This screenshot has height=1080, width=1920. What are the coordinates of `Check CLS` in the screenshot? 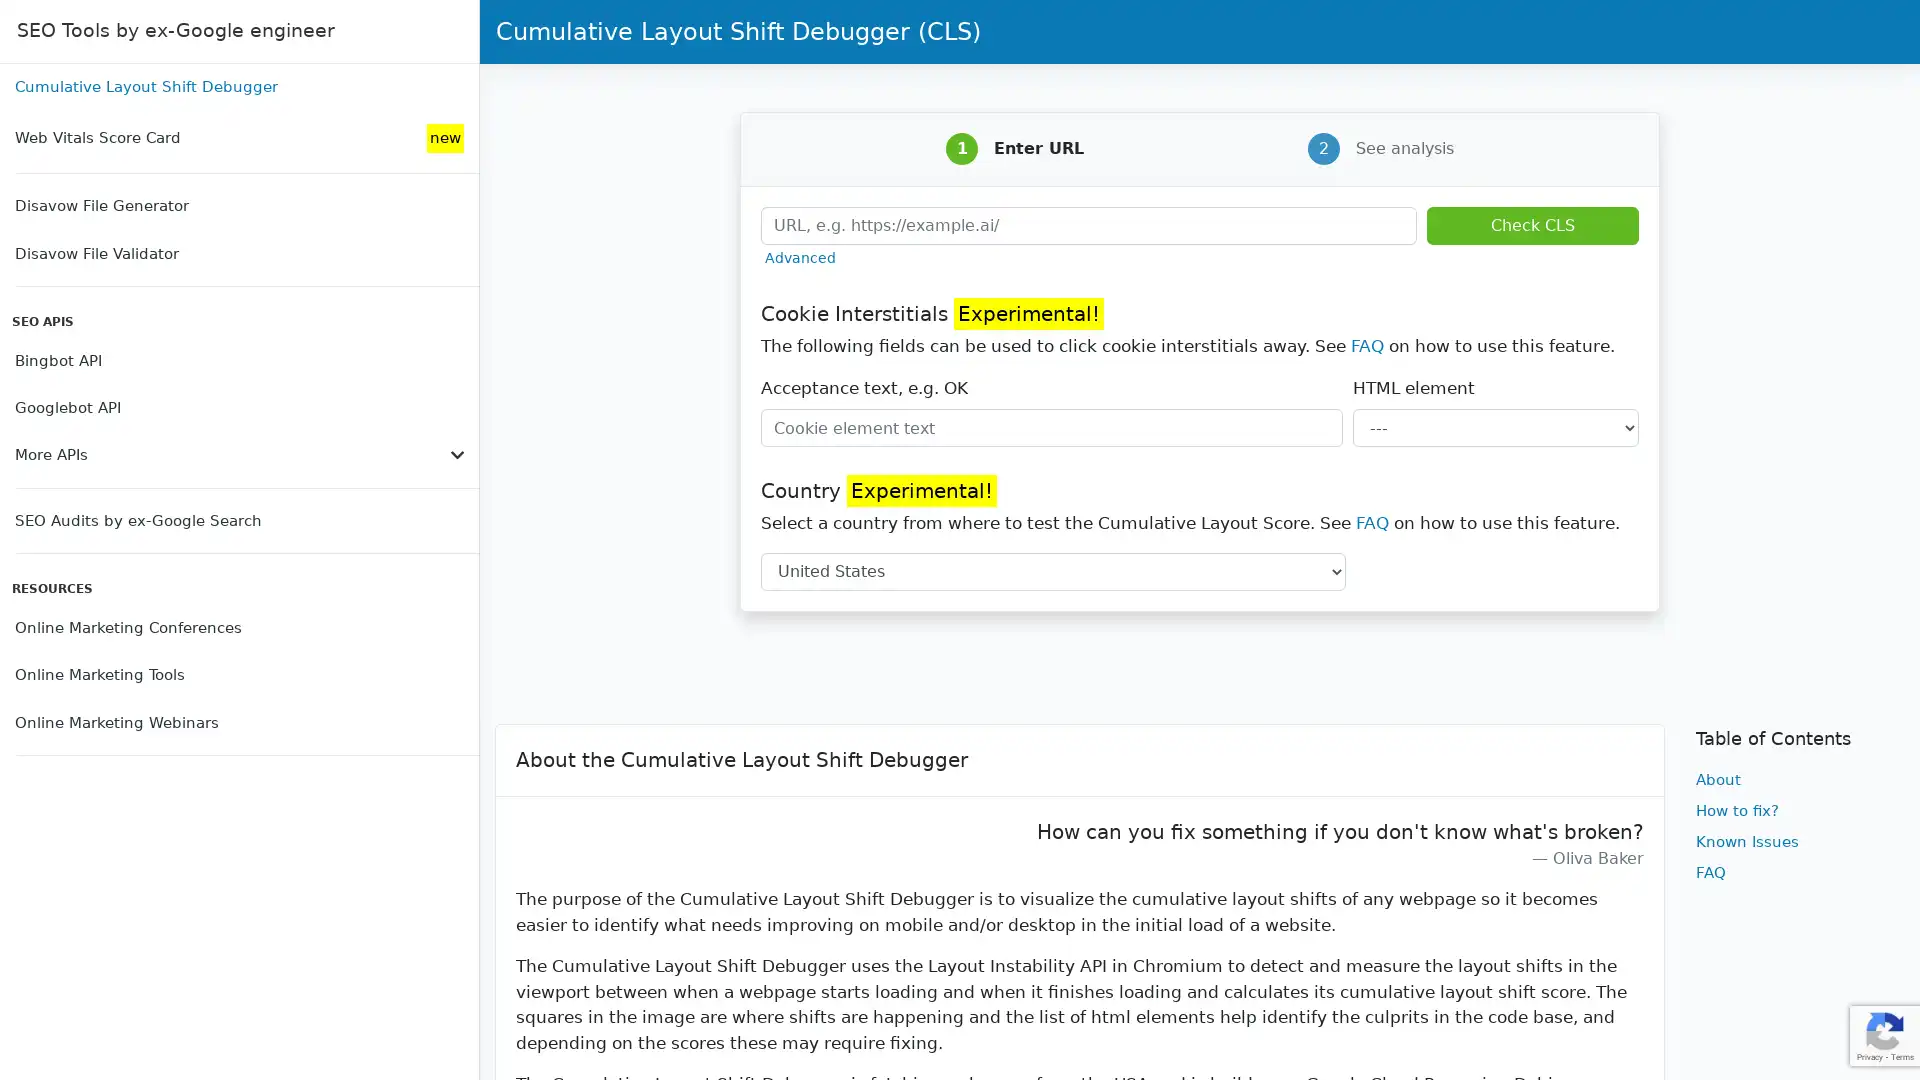 It's located at (1531, 224).